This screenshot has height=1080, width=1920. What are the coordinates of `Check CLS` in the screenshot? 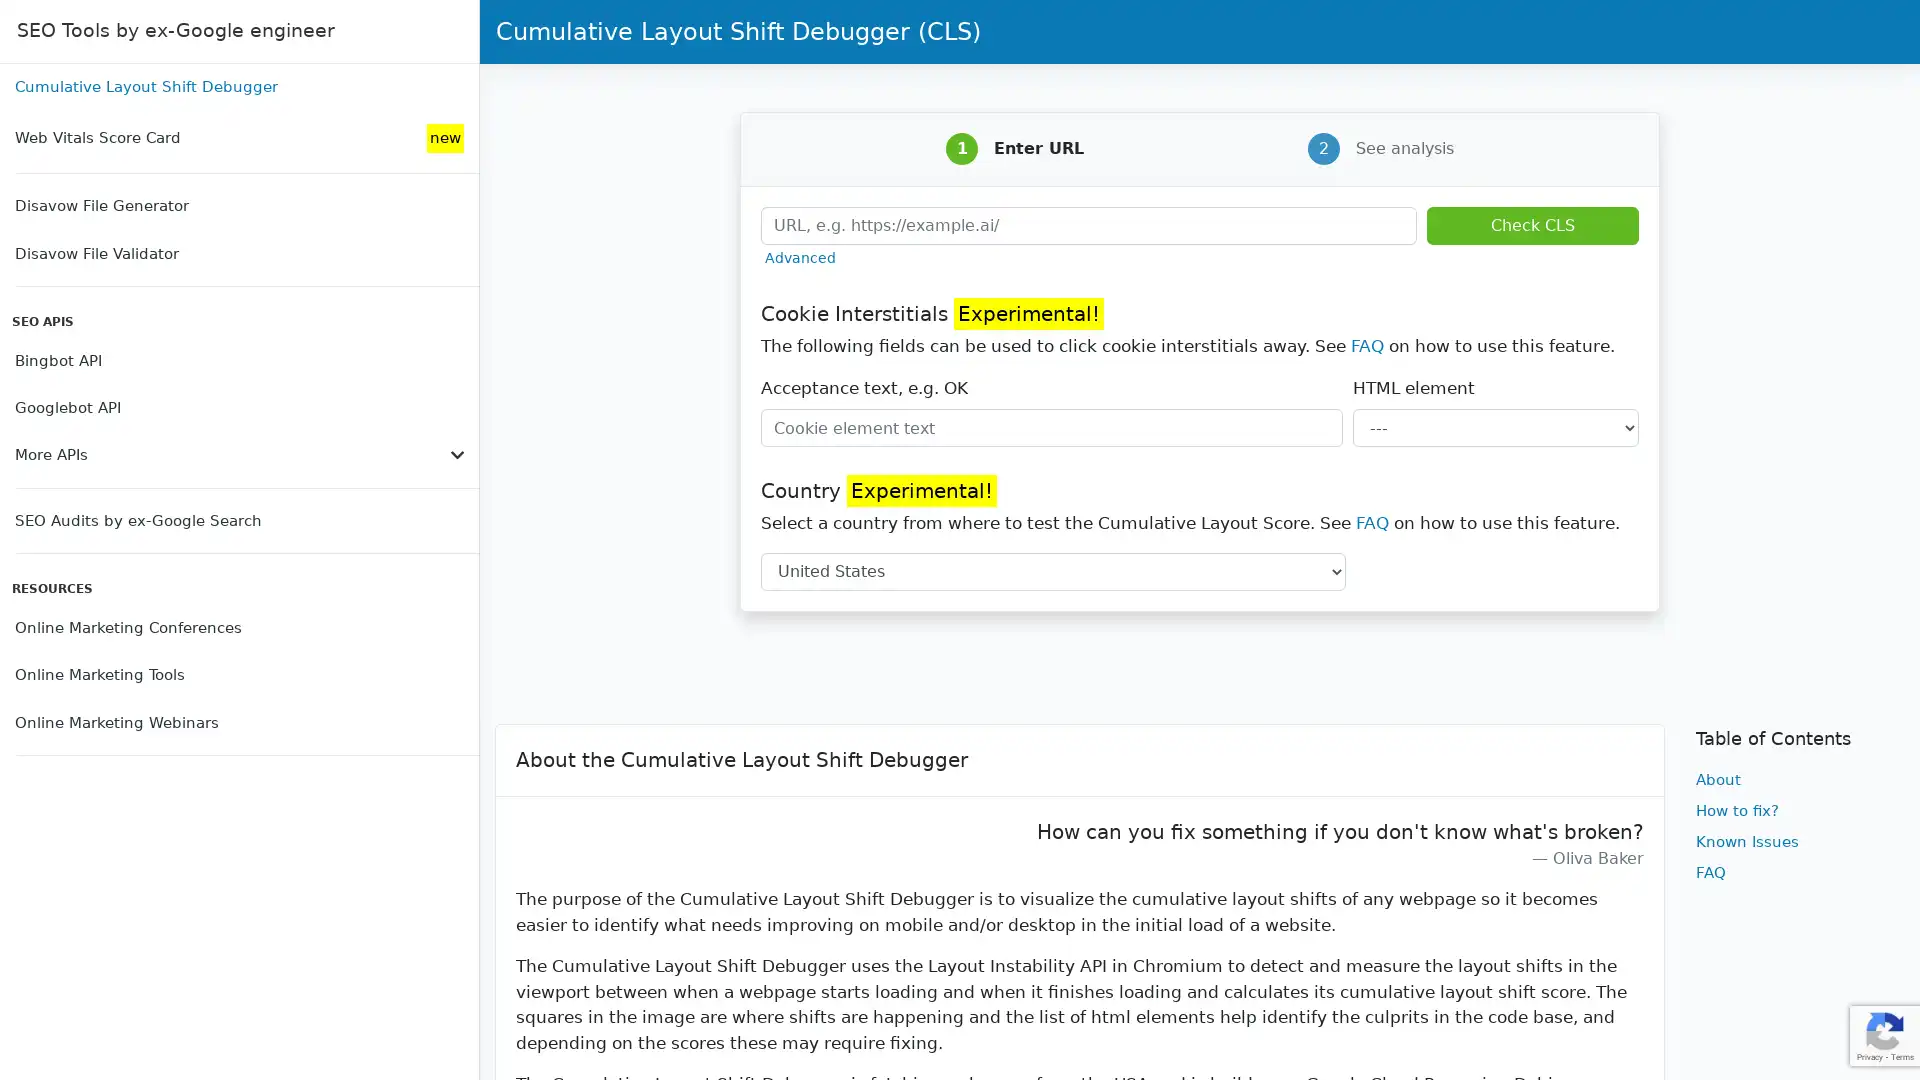 It's located at (1531, 224).